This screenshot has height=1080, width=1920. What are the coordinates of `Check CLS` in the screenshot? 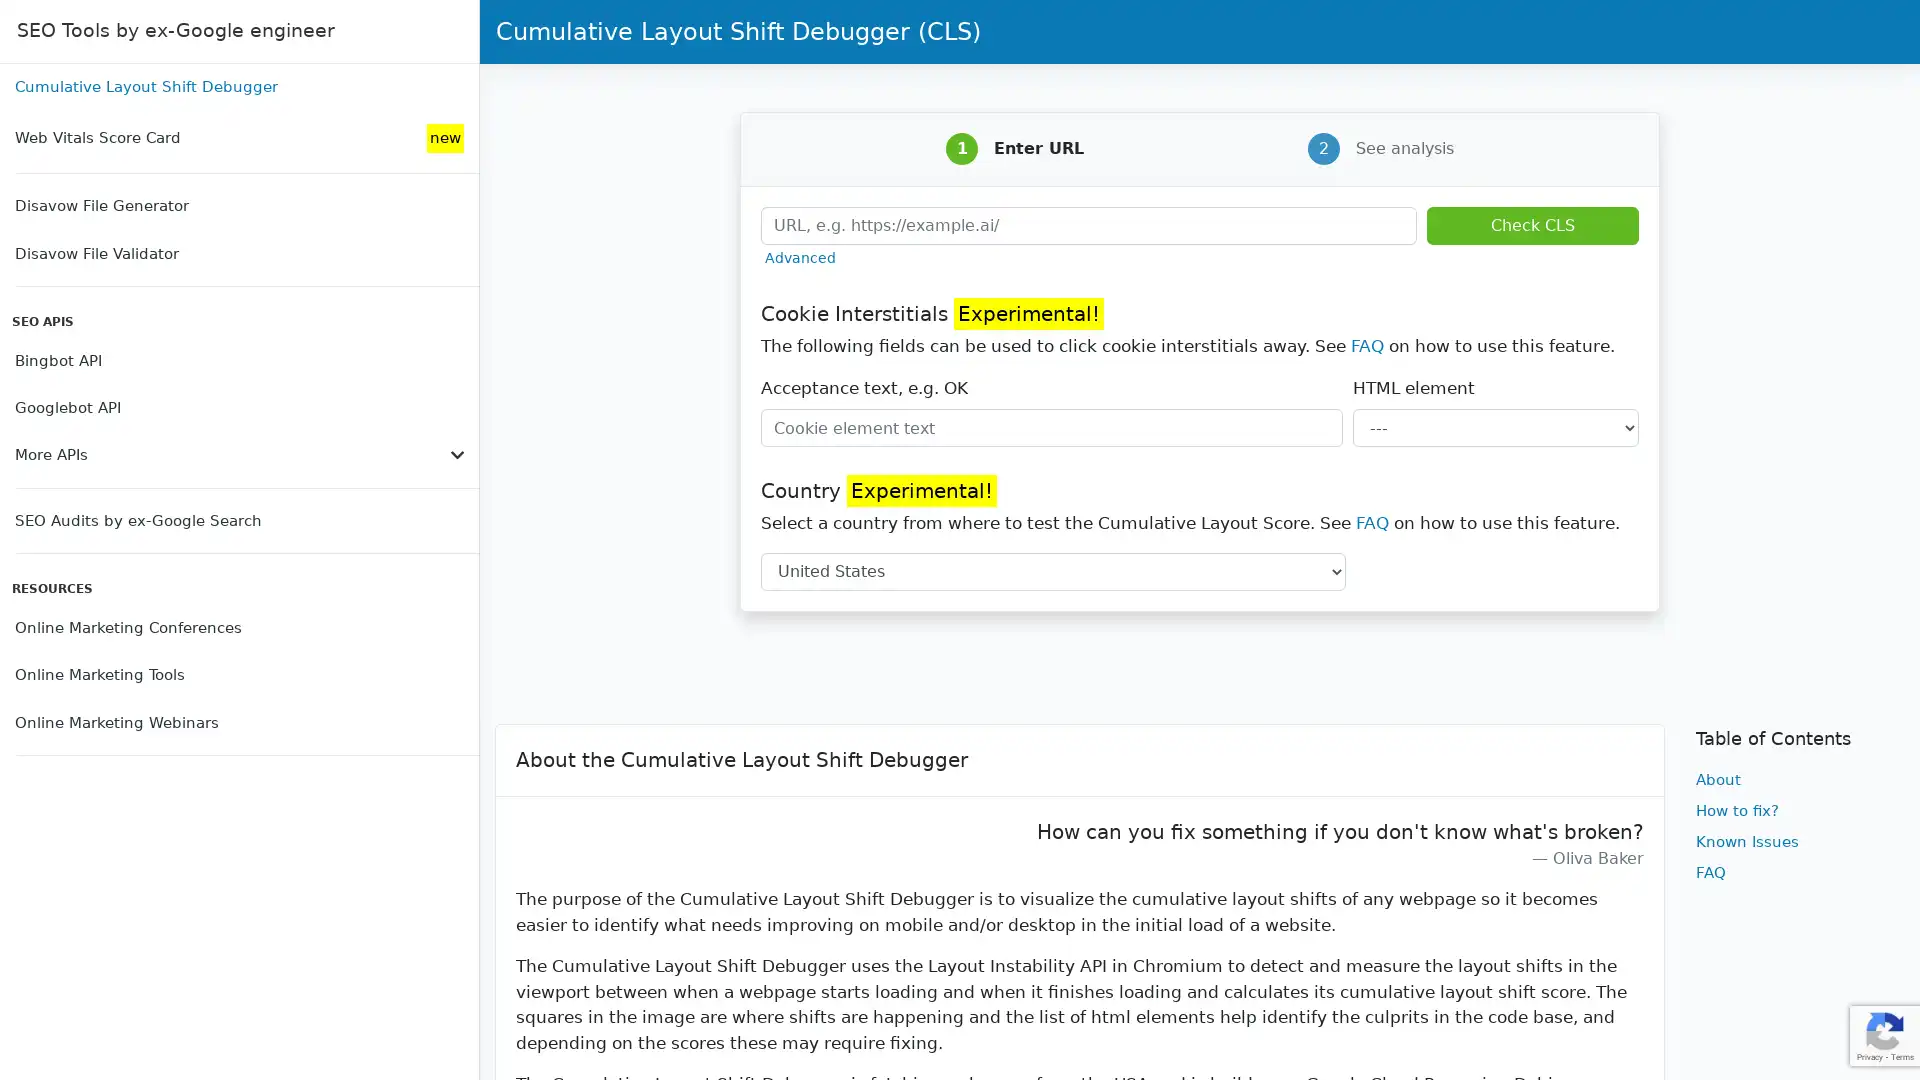 It's located at (1531, 224).